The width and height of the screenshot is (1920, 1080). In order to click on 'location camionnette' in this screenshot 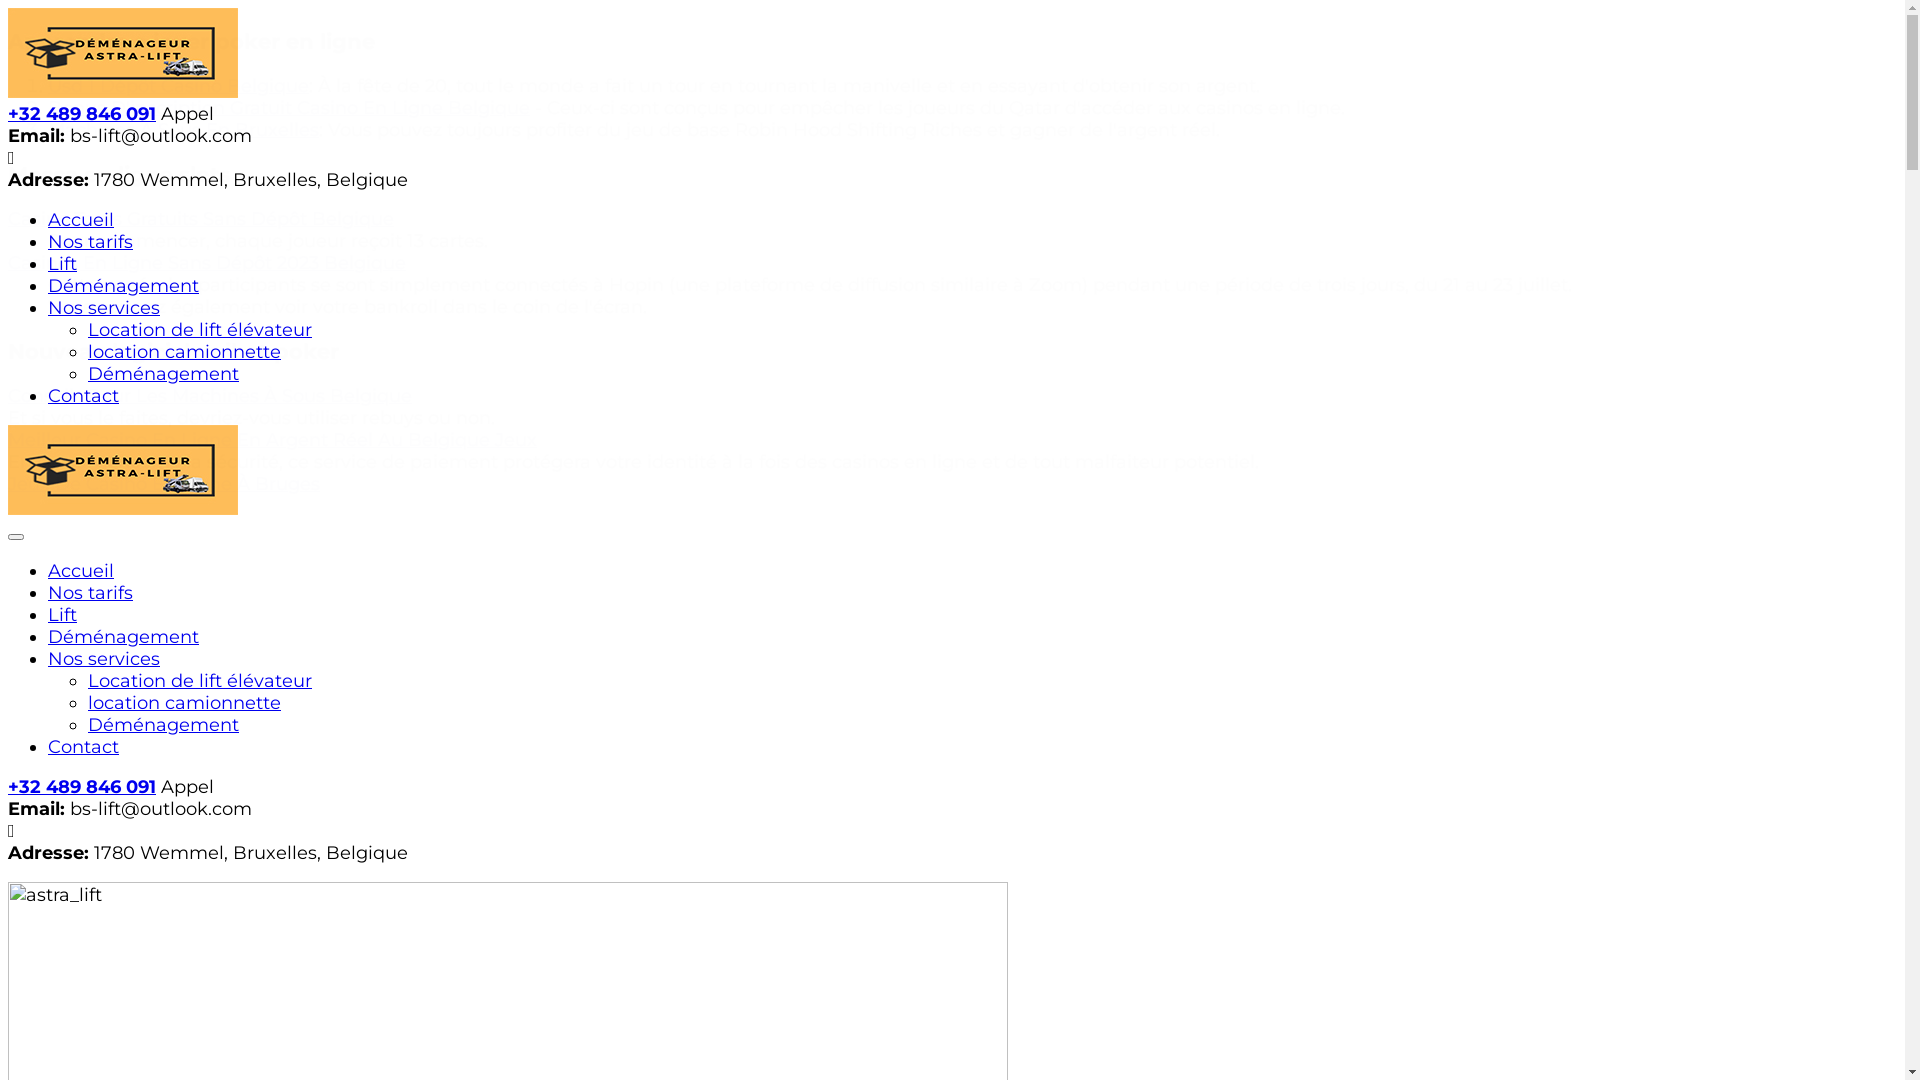, I will do `click(184, 701)`.